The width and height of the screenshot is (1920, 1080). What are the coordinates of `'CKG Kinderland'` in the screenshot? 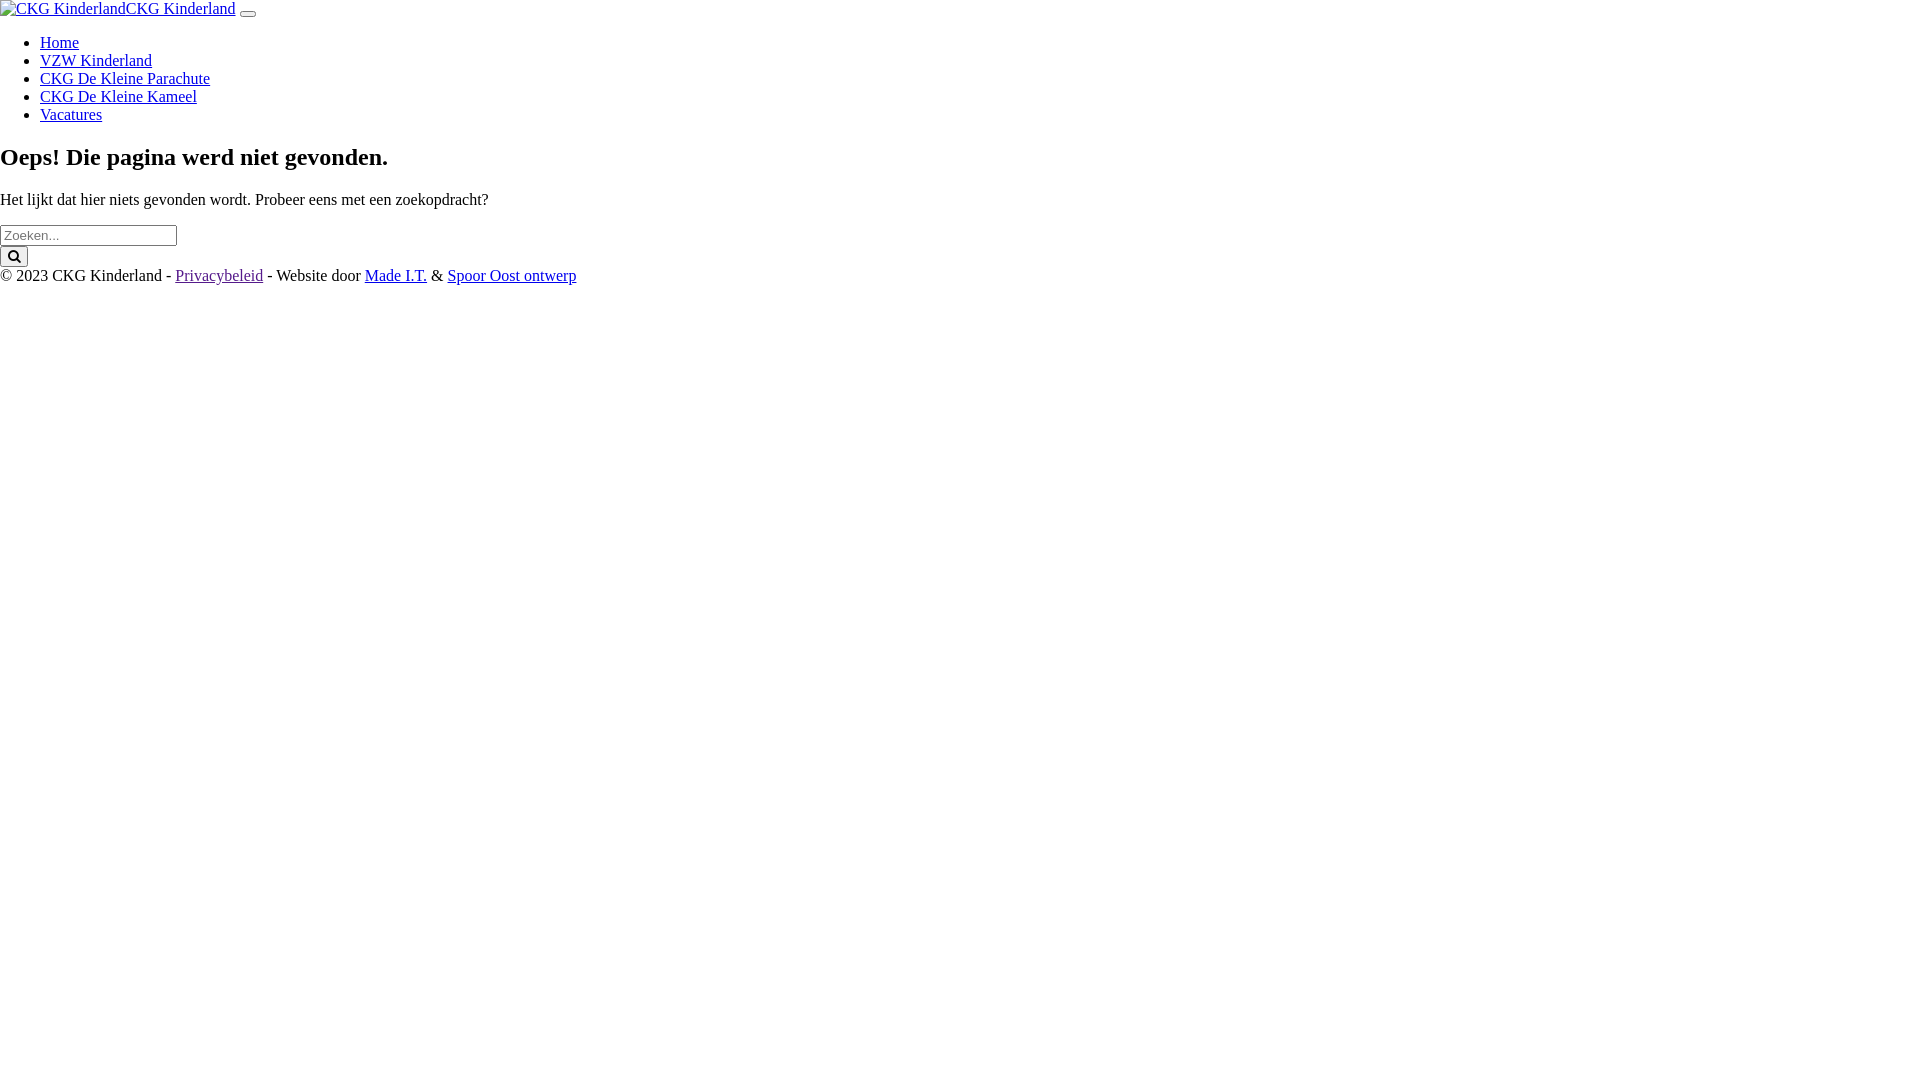 It's located at (181, 8).